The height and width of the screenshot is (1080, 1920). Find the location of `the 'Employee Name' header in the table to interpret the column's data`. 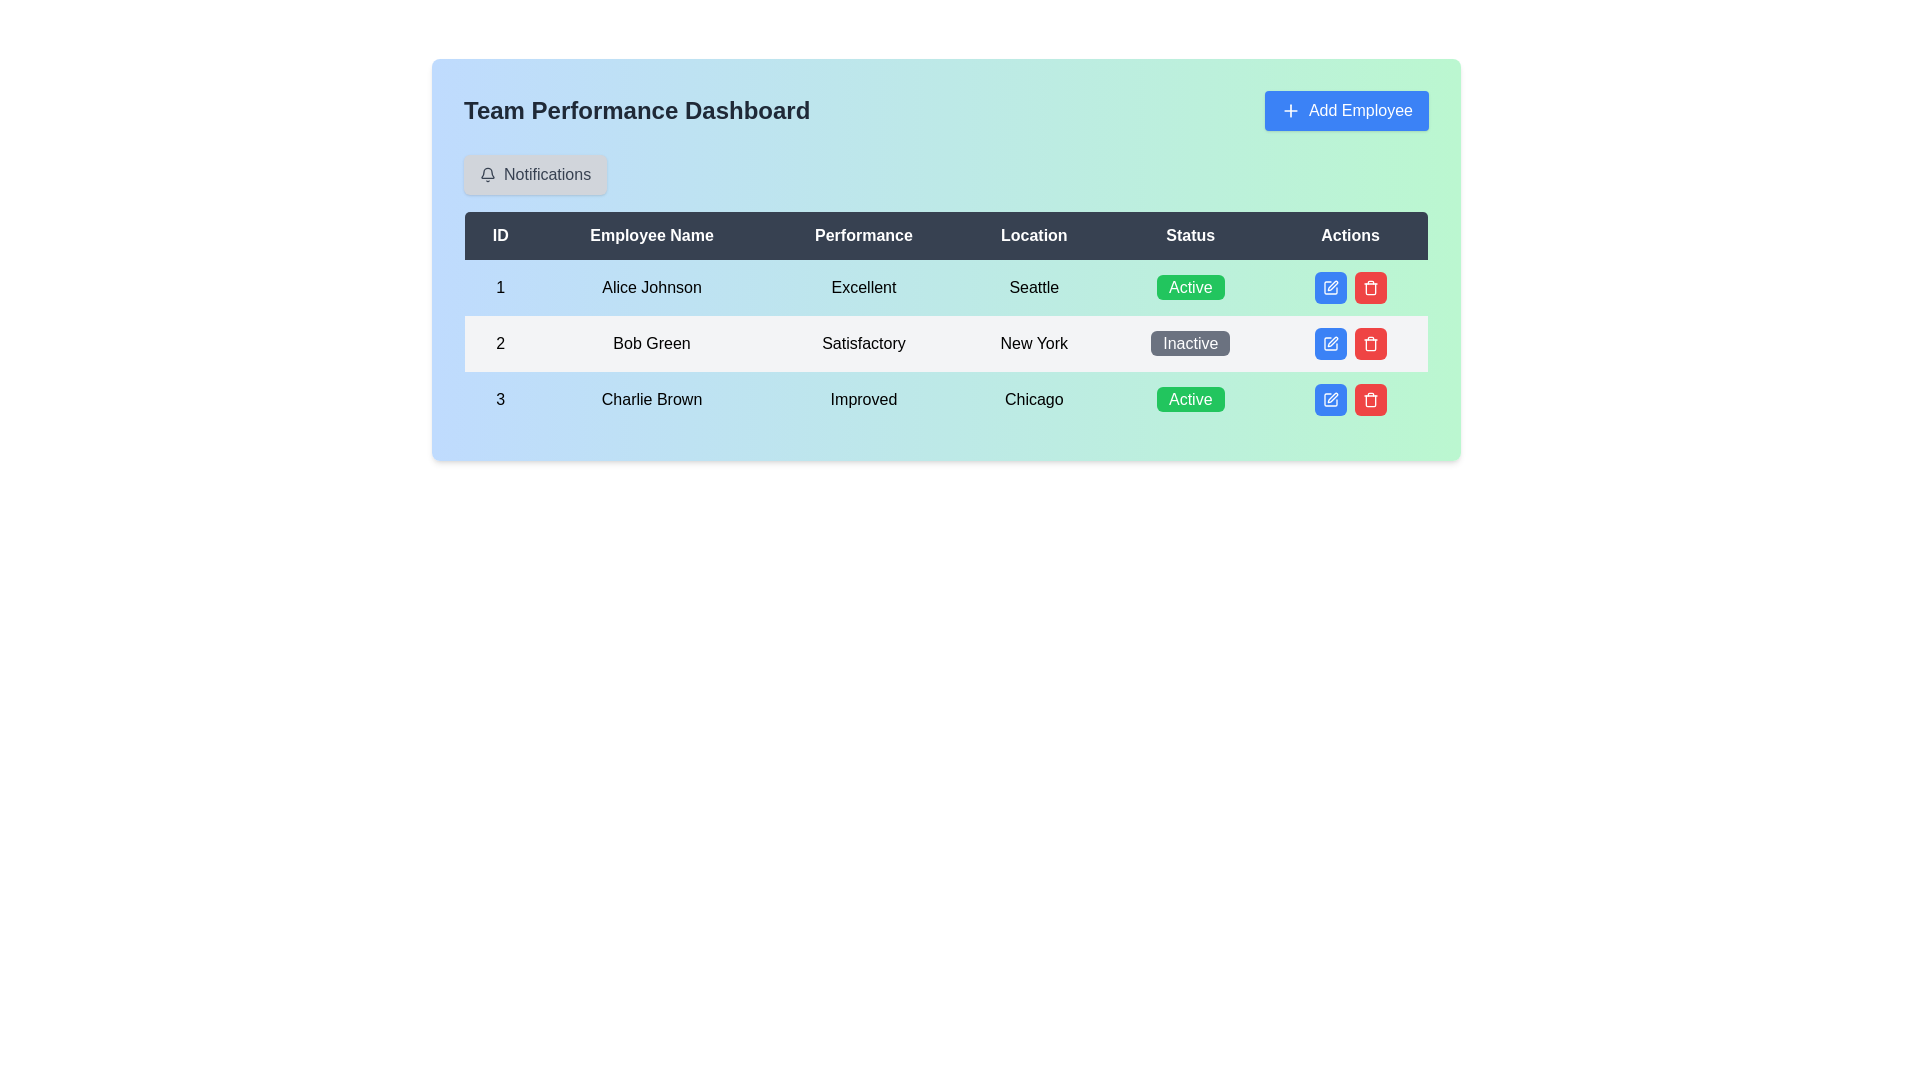

the 'Employee Name' header in the table to interpret the column's data is located at coordinates (652, 234).